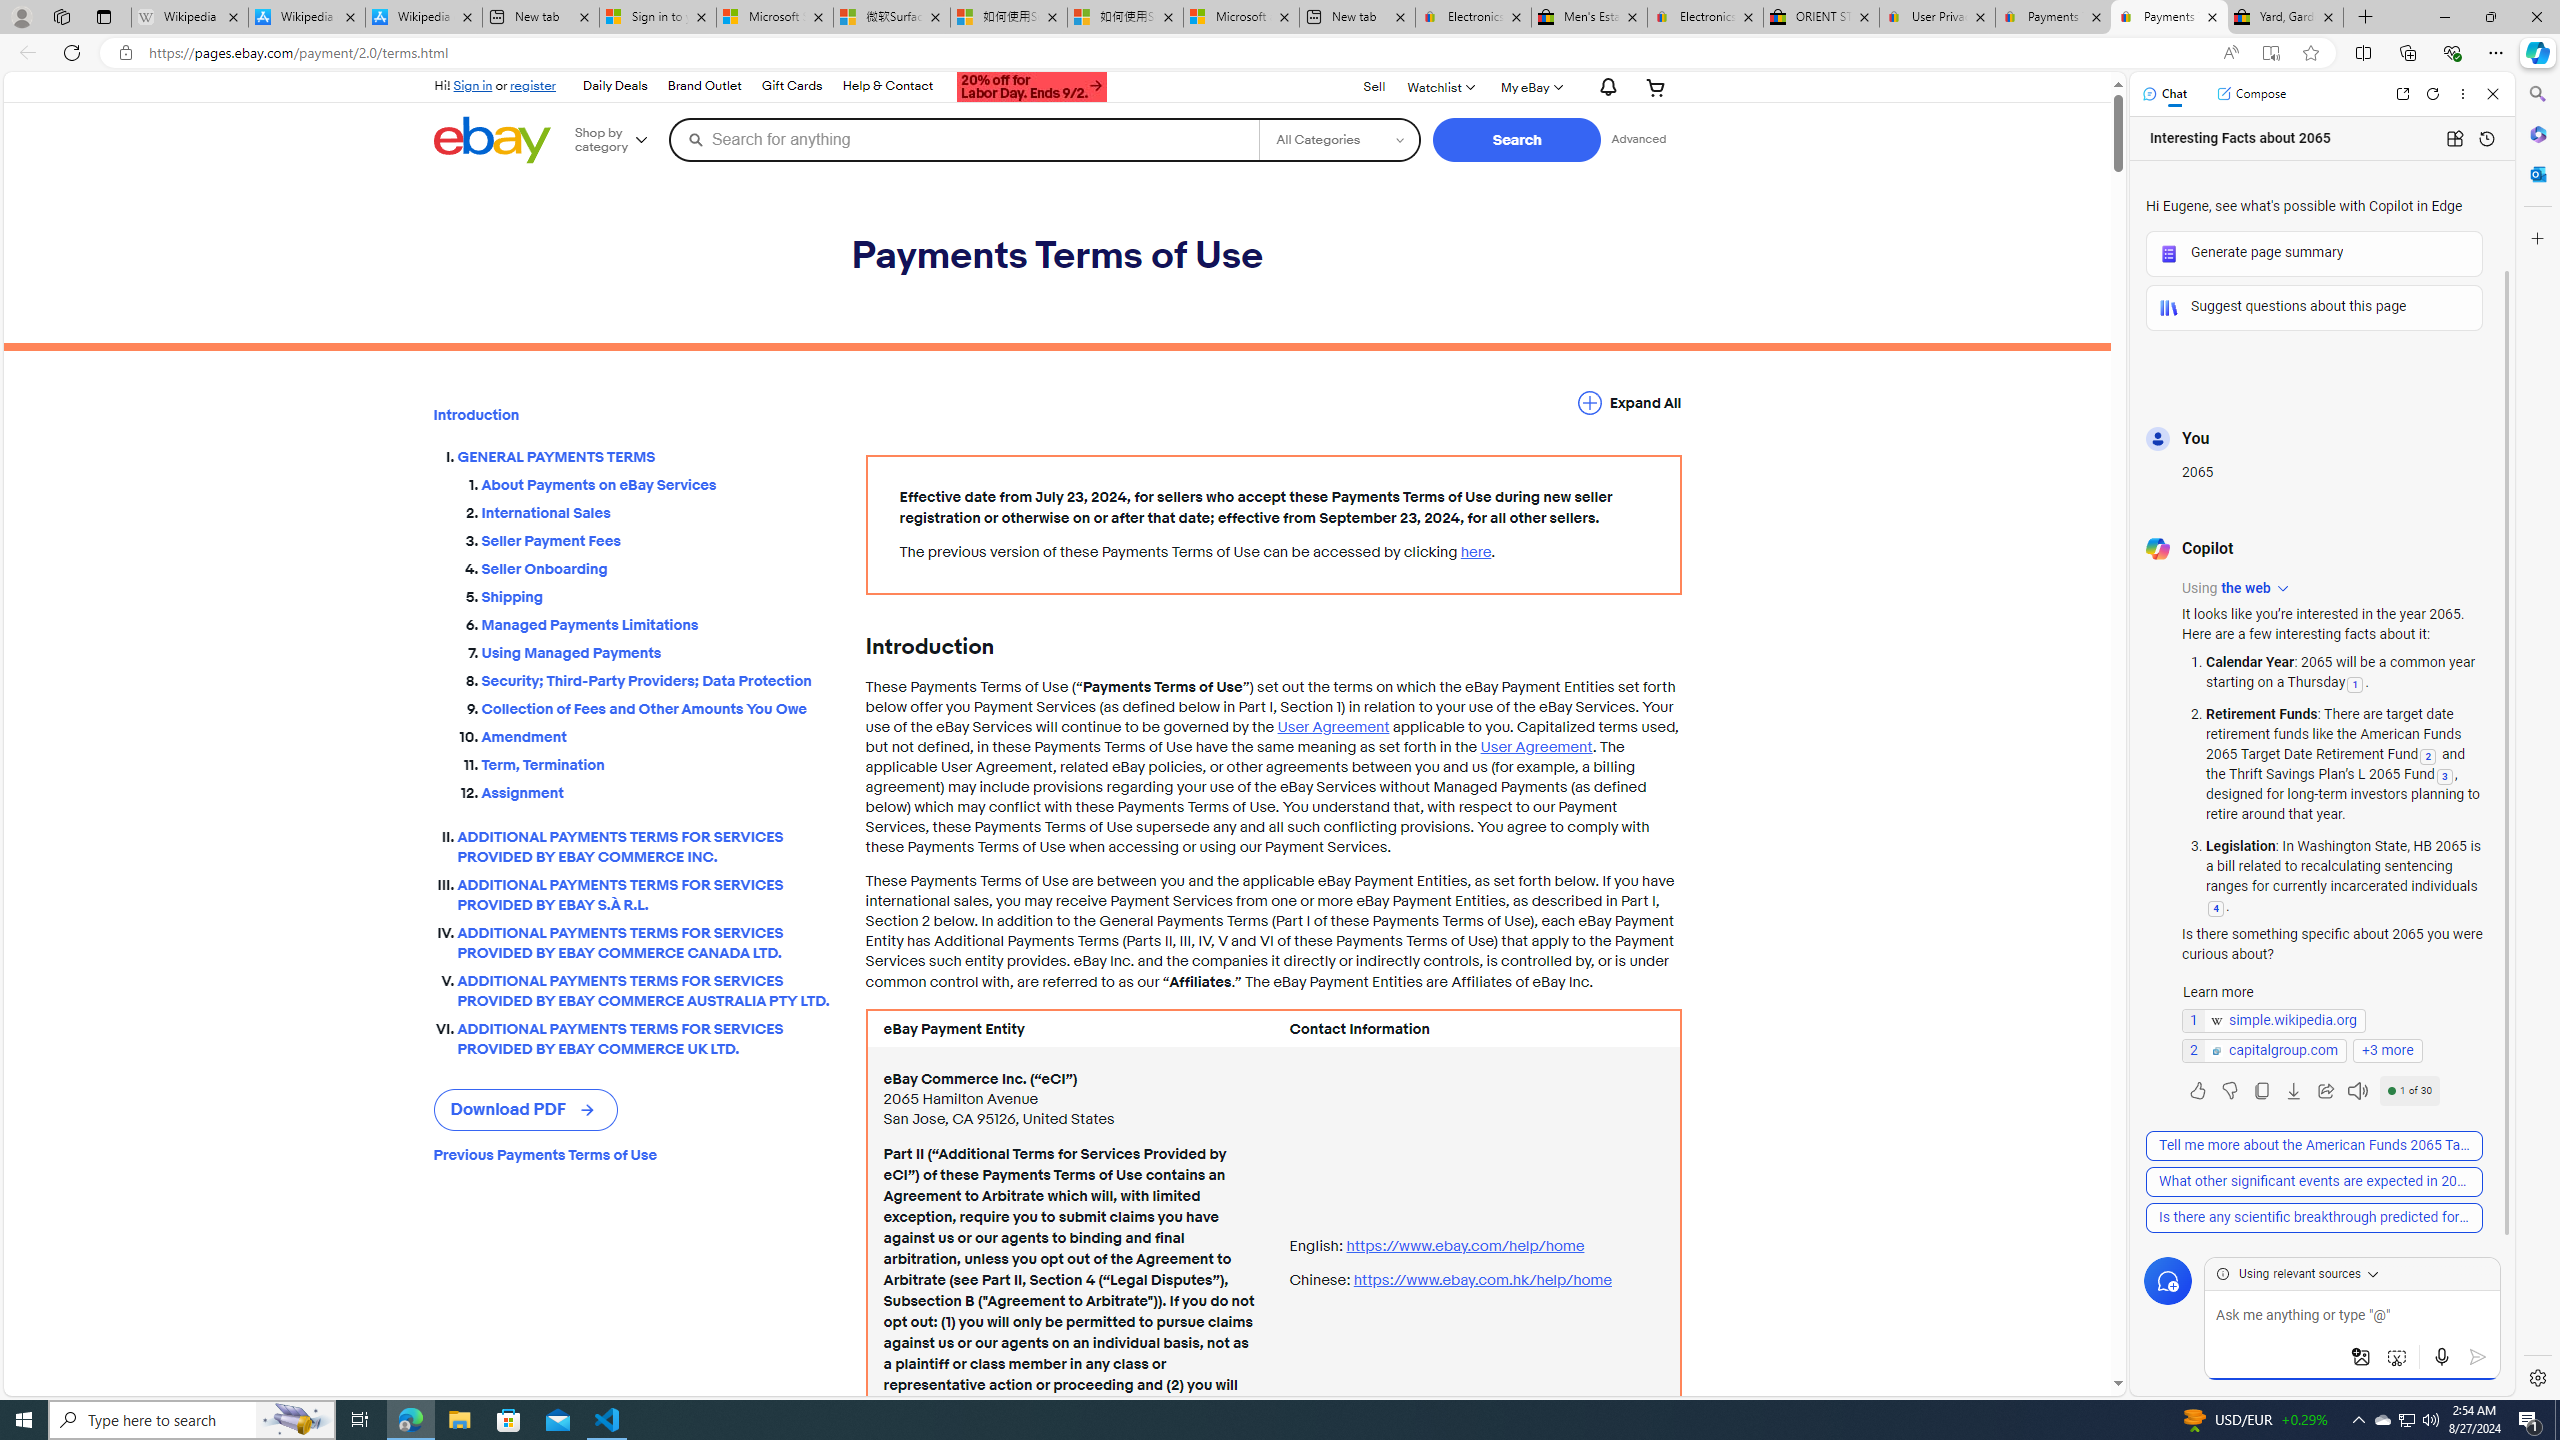  I want to click on 'User Privacy Notice | eBay', so click(1936, 16).